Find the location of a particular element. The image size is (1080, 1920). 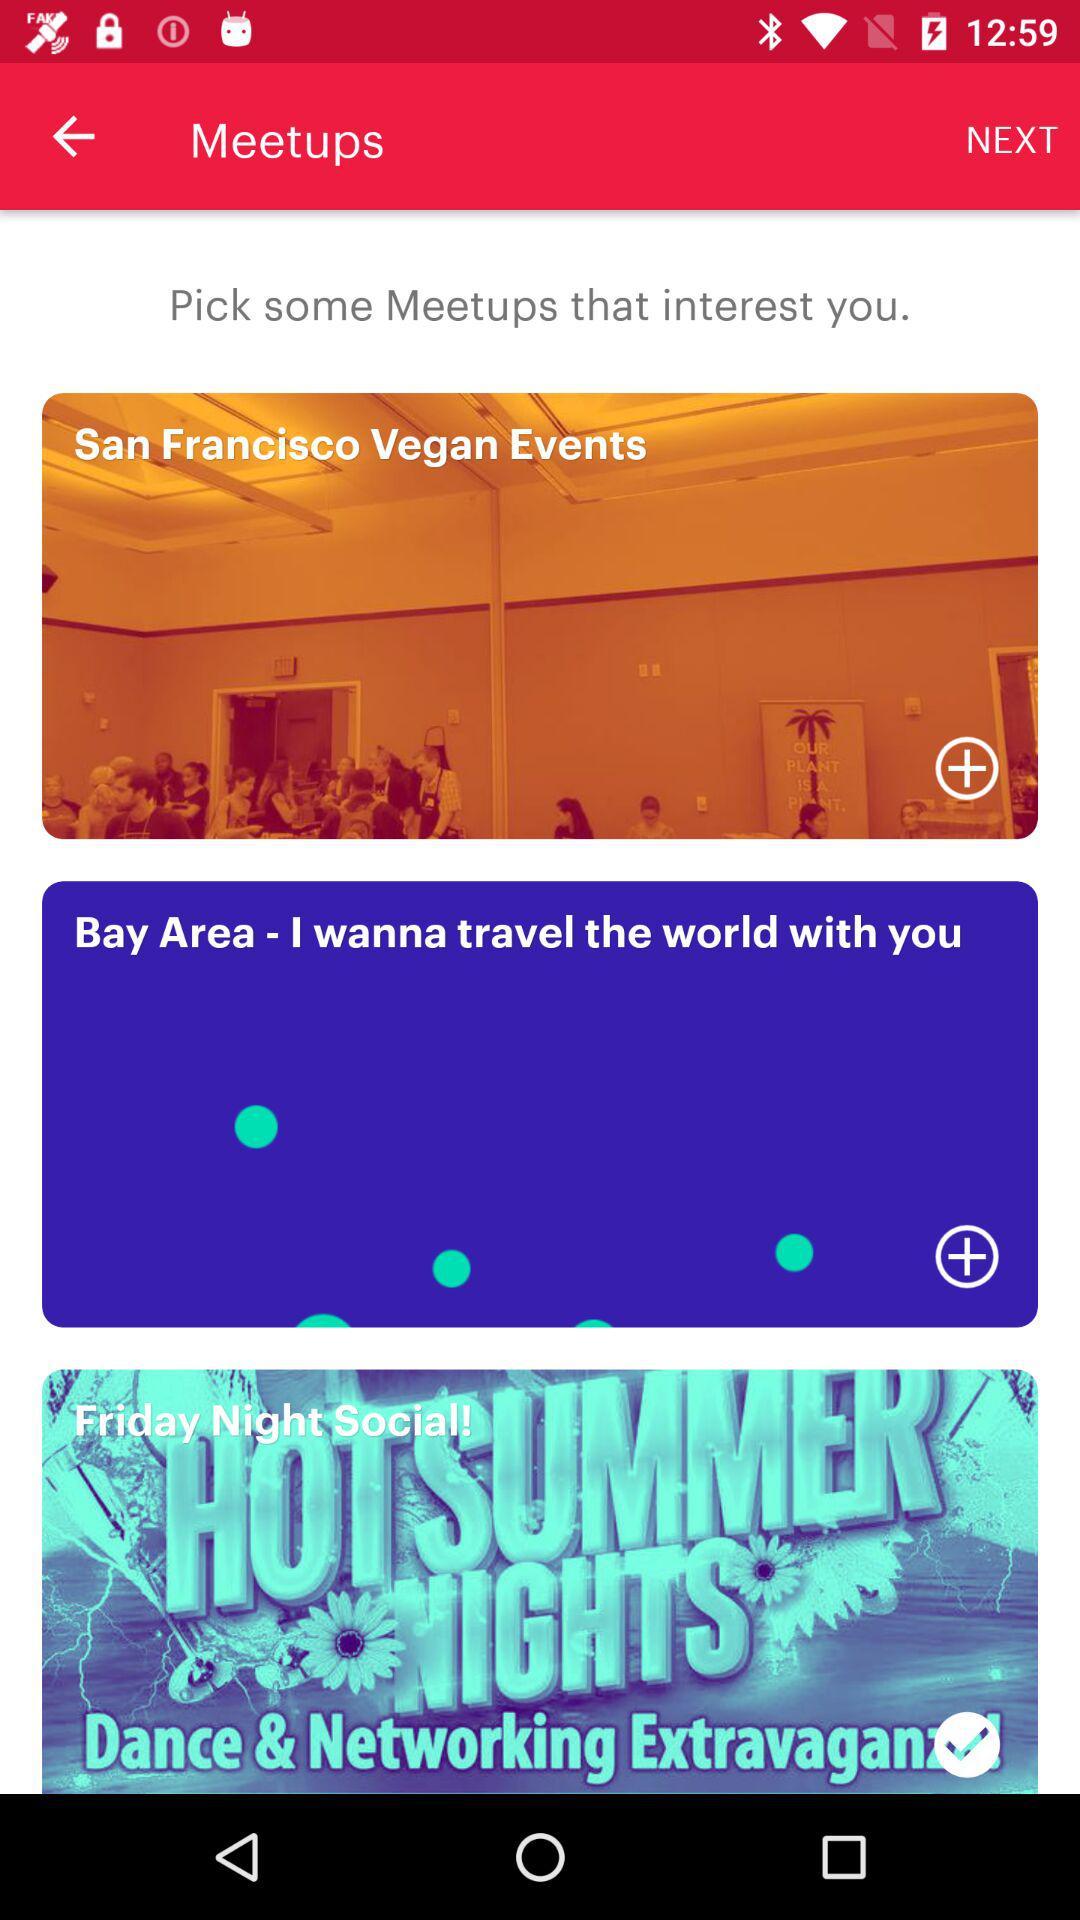

next item is located at coordinates (1012, 135).